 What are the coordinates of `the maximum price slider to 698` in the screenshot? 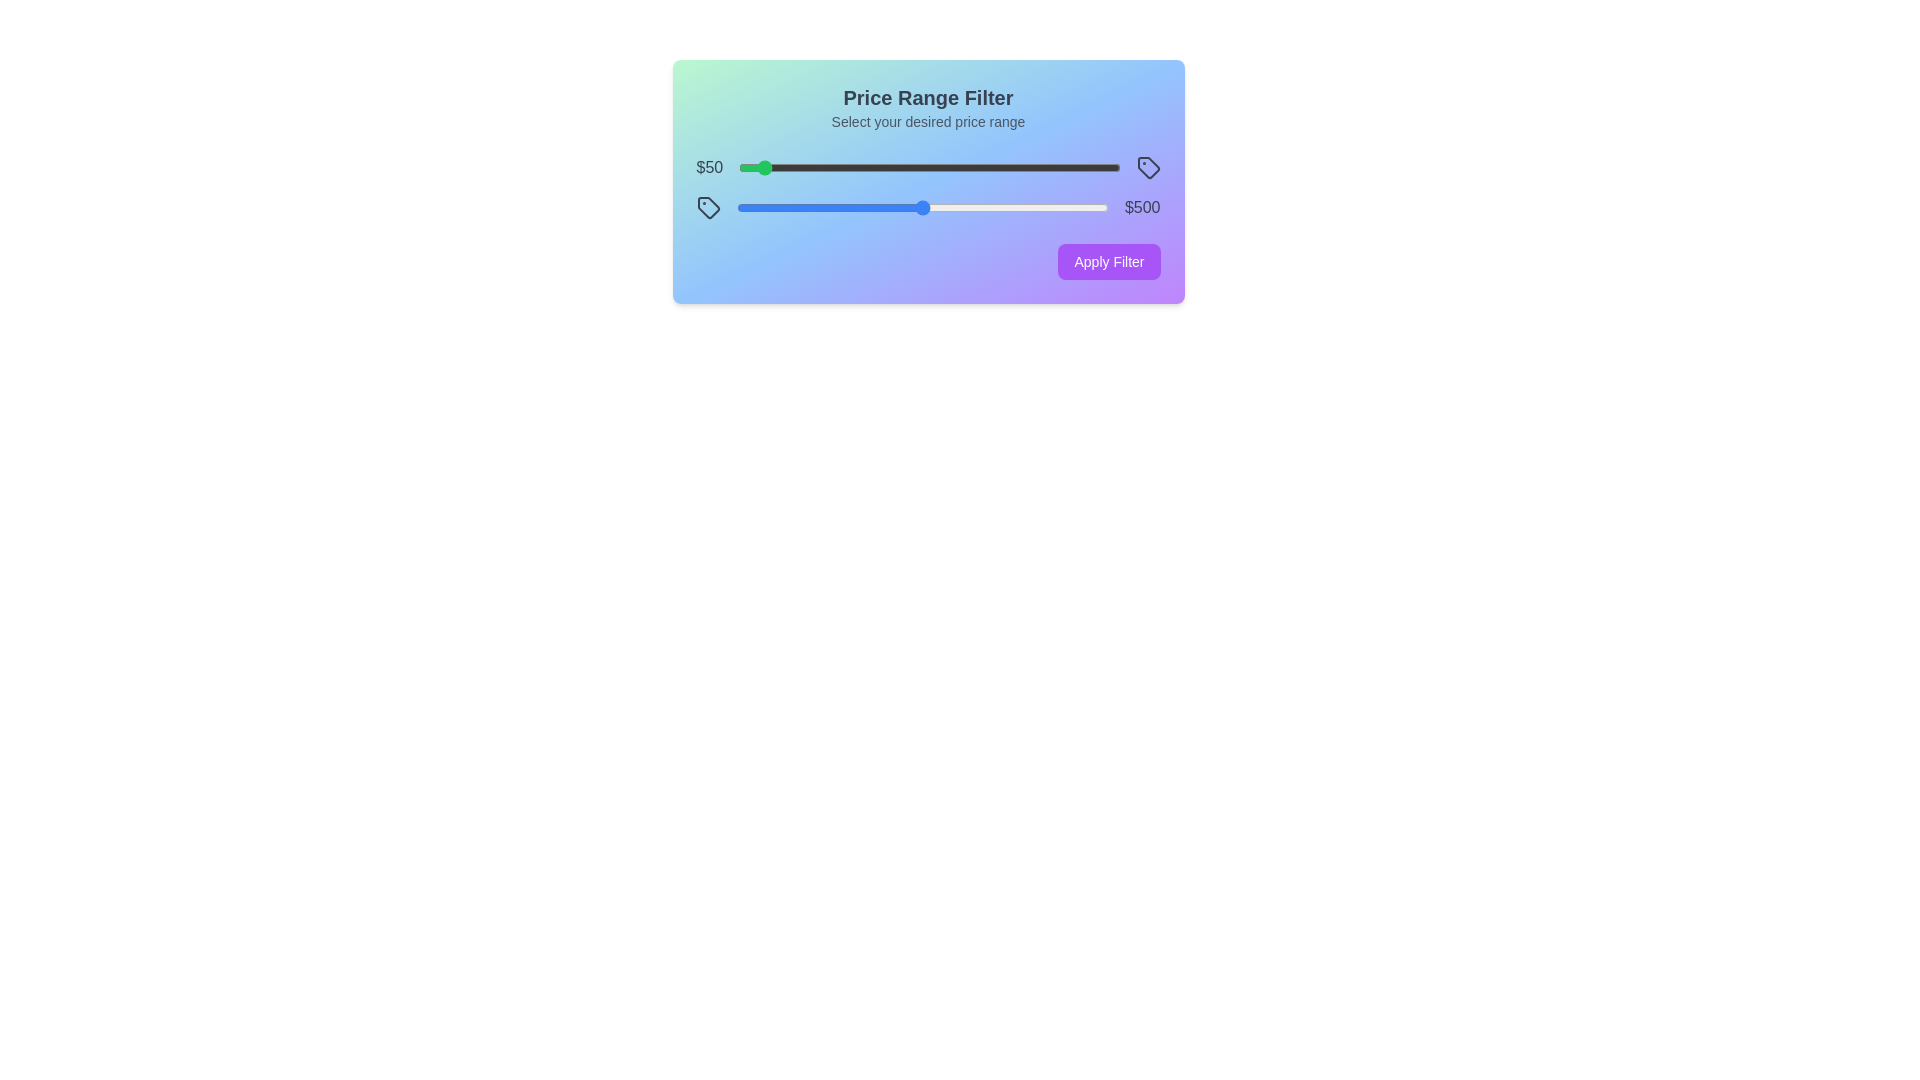 It's located at (996, 208).